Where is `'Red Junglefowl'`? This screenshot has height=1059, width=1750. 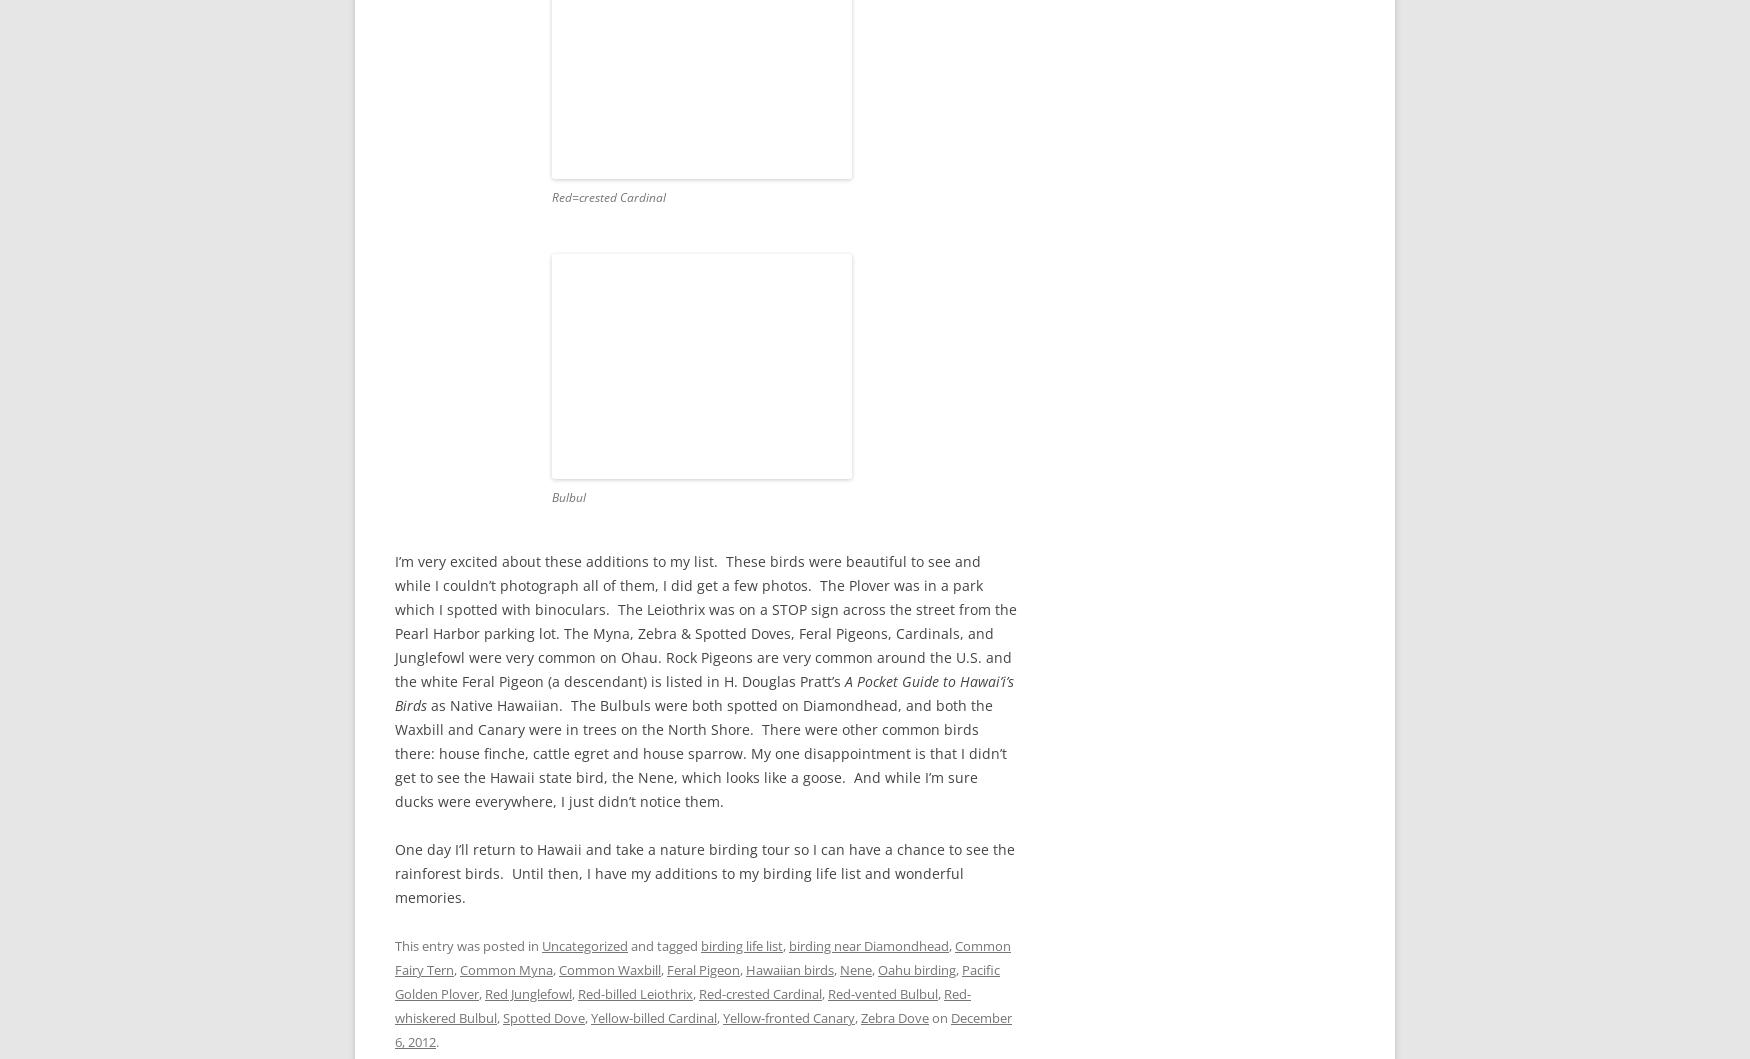
'Red Junglefowl' is located at coordinates (527, 992).